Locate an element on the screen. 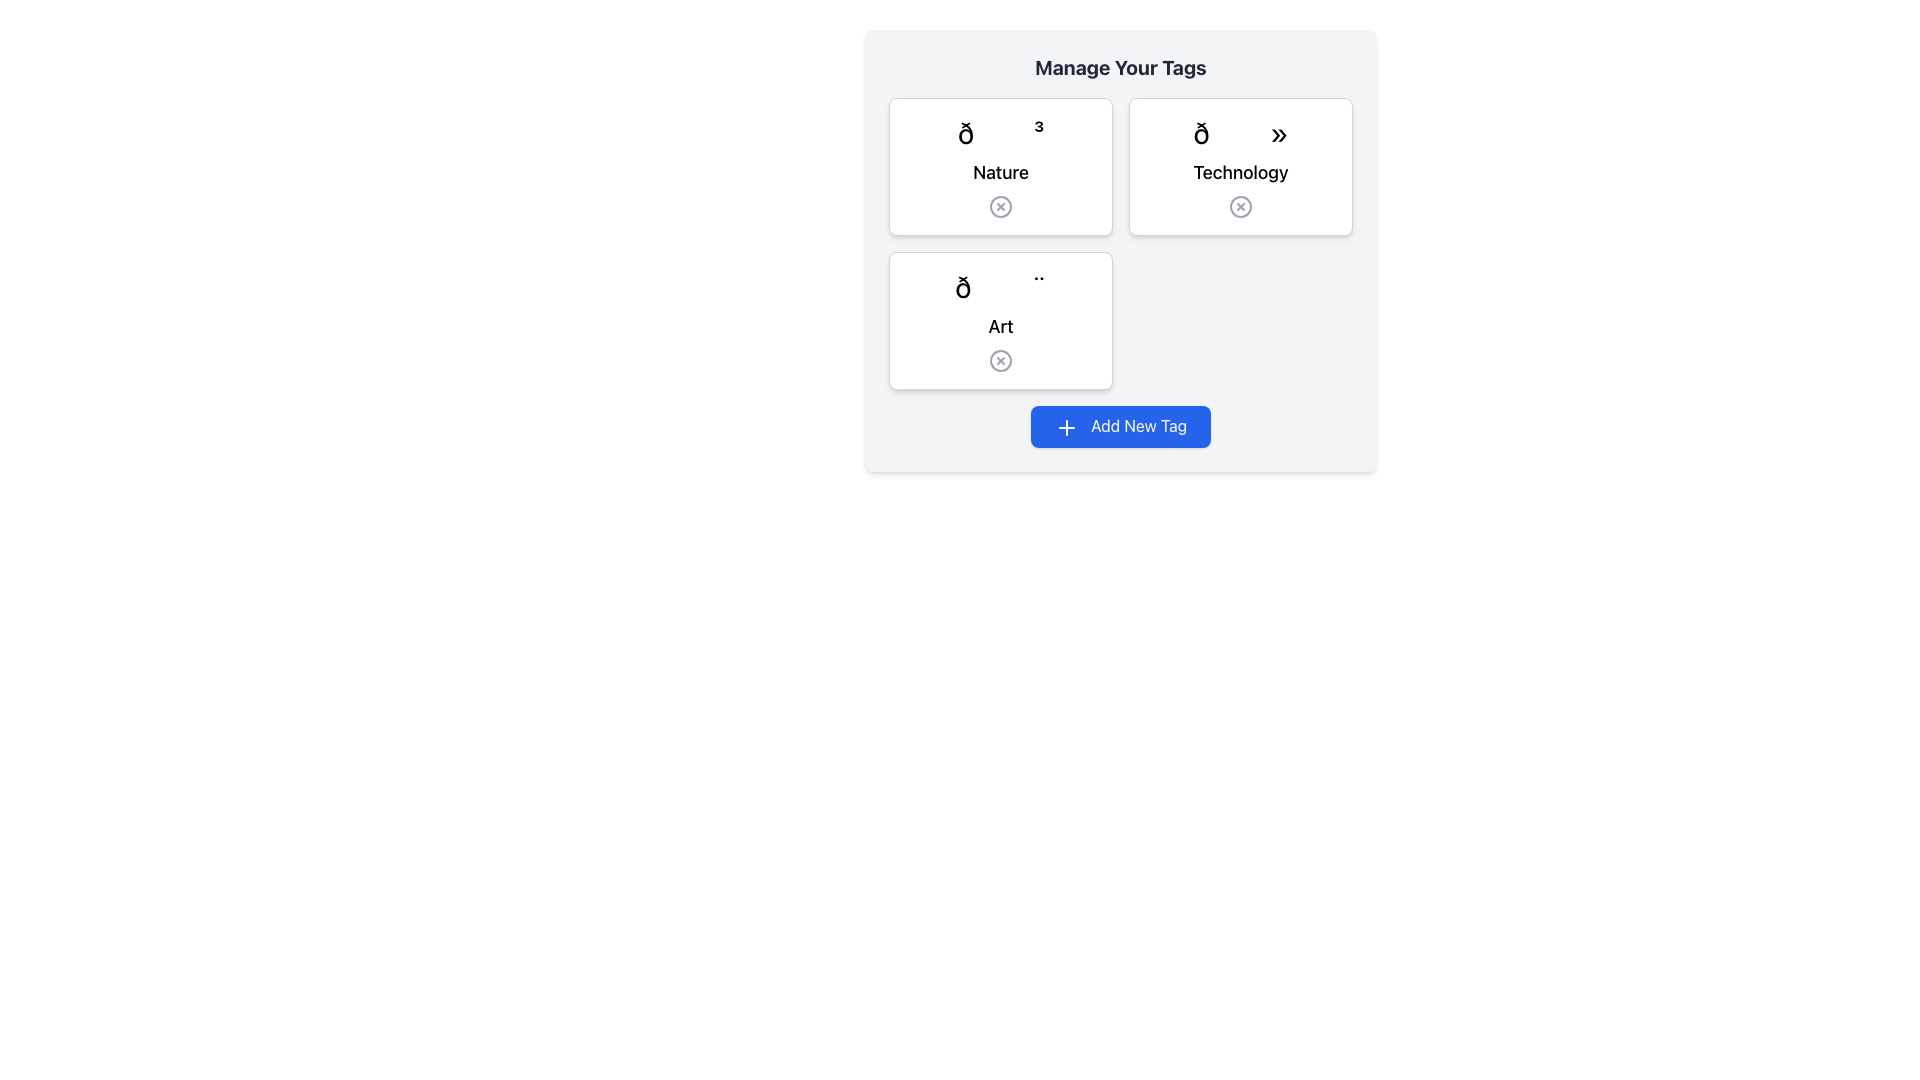 The height and width of the screenshot is (1080, 1920). the 'Nature' card in the top left of the grid layout is located at coordinates (1001, 165).